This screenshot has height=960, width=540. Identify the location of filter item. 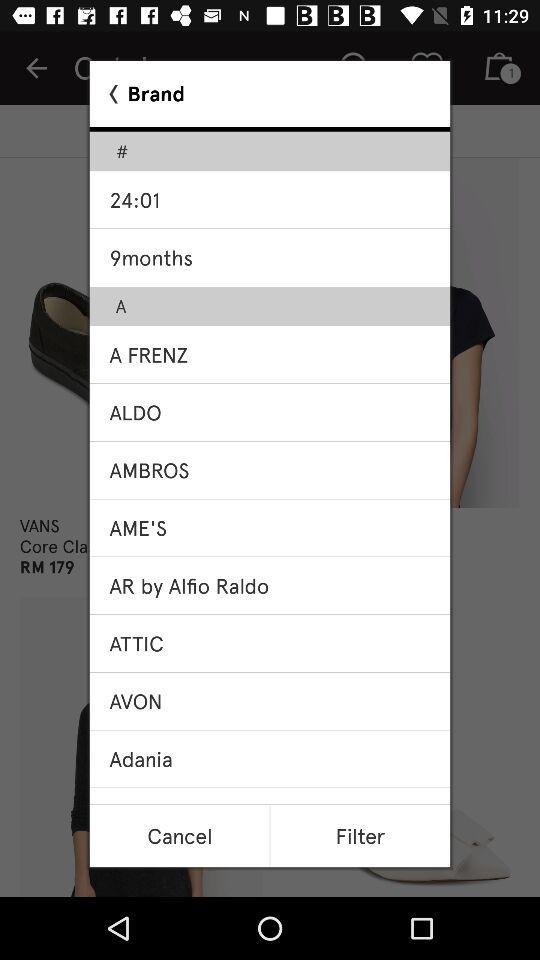
(359, 836).